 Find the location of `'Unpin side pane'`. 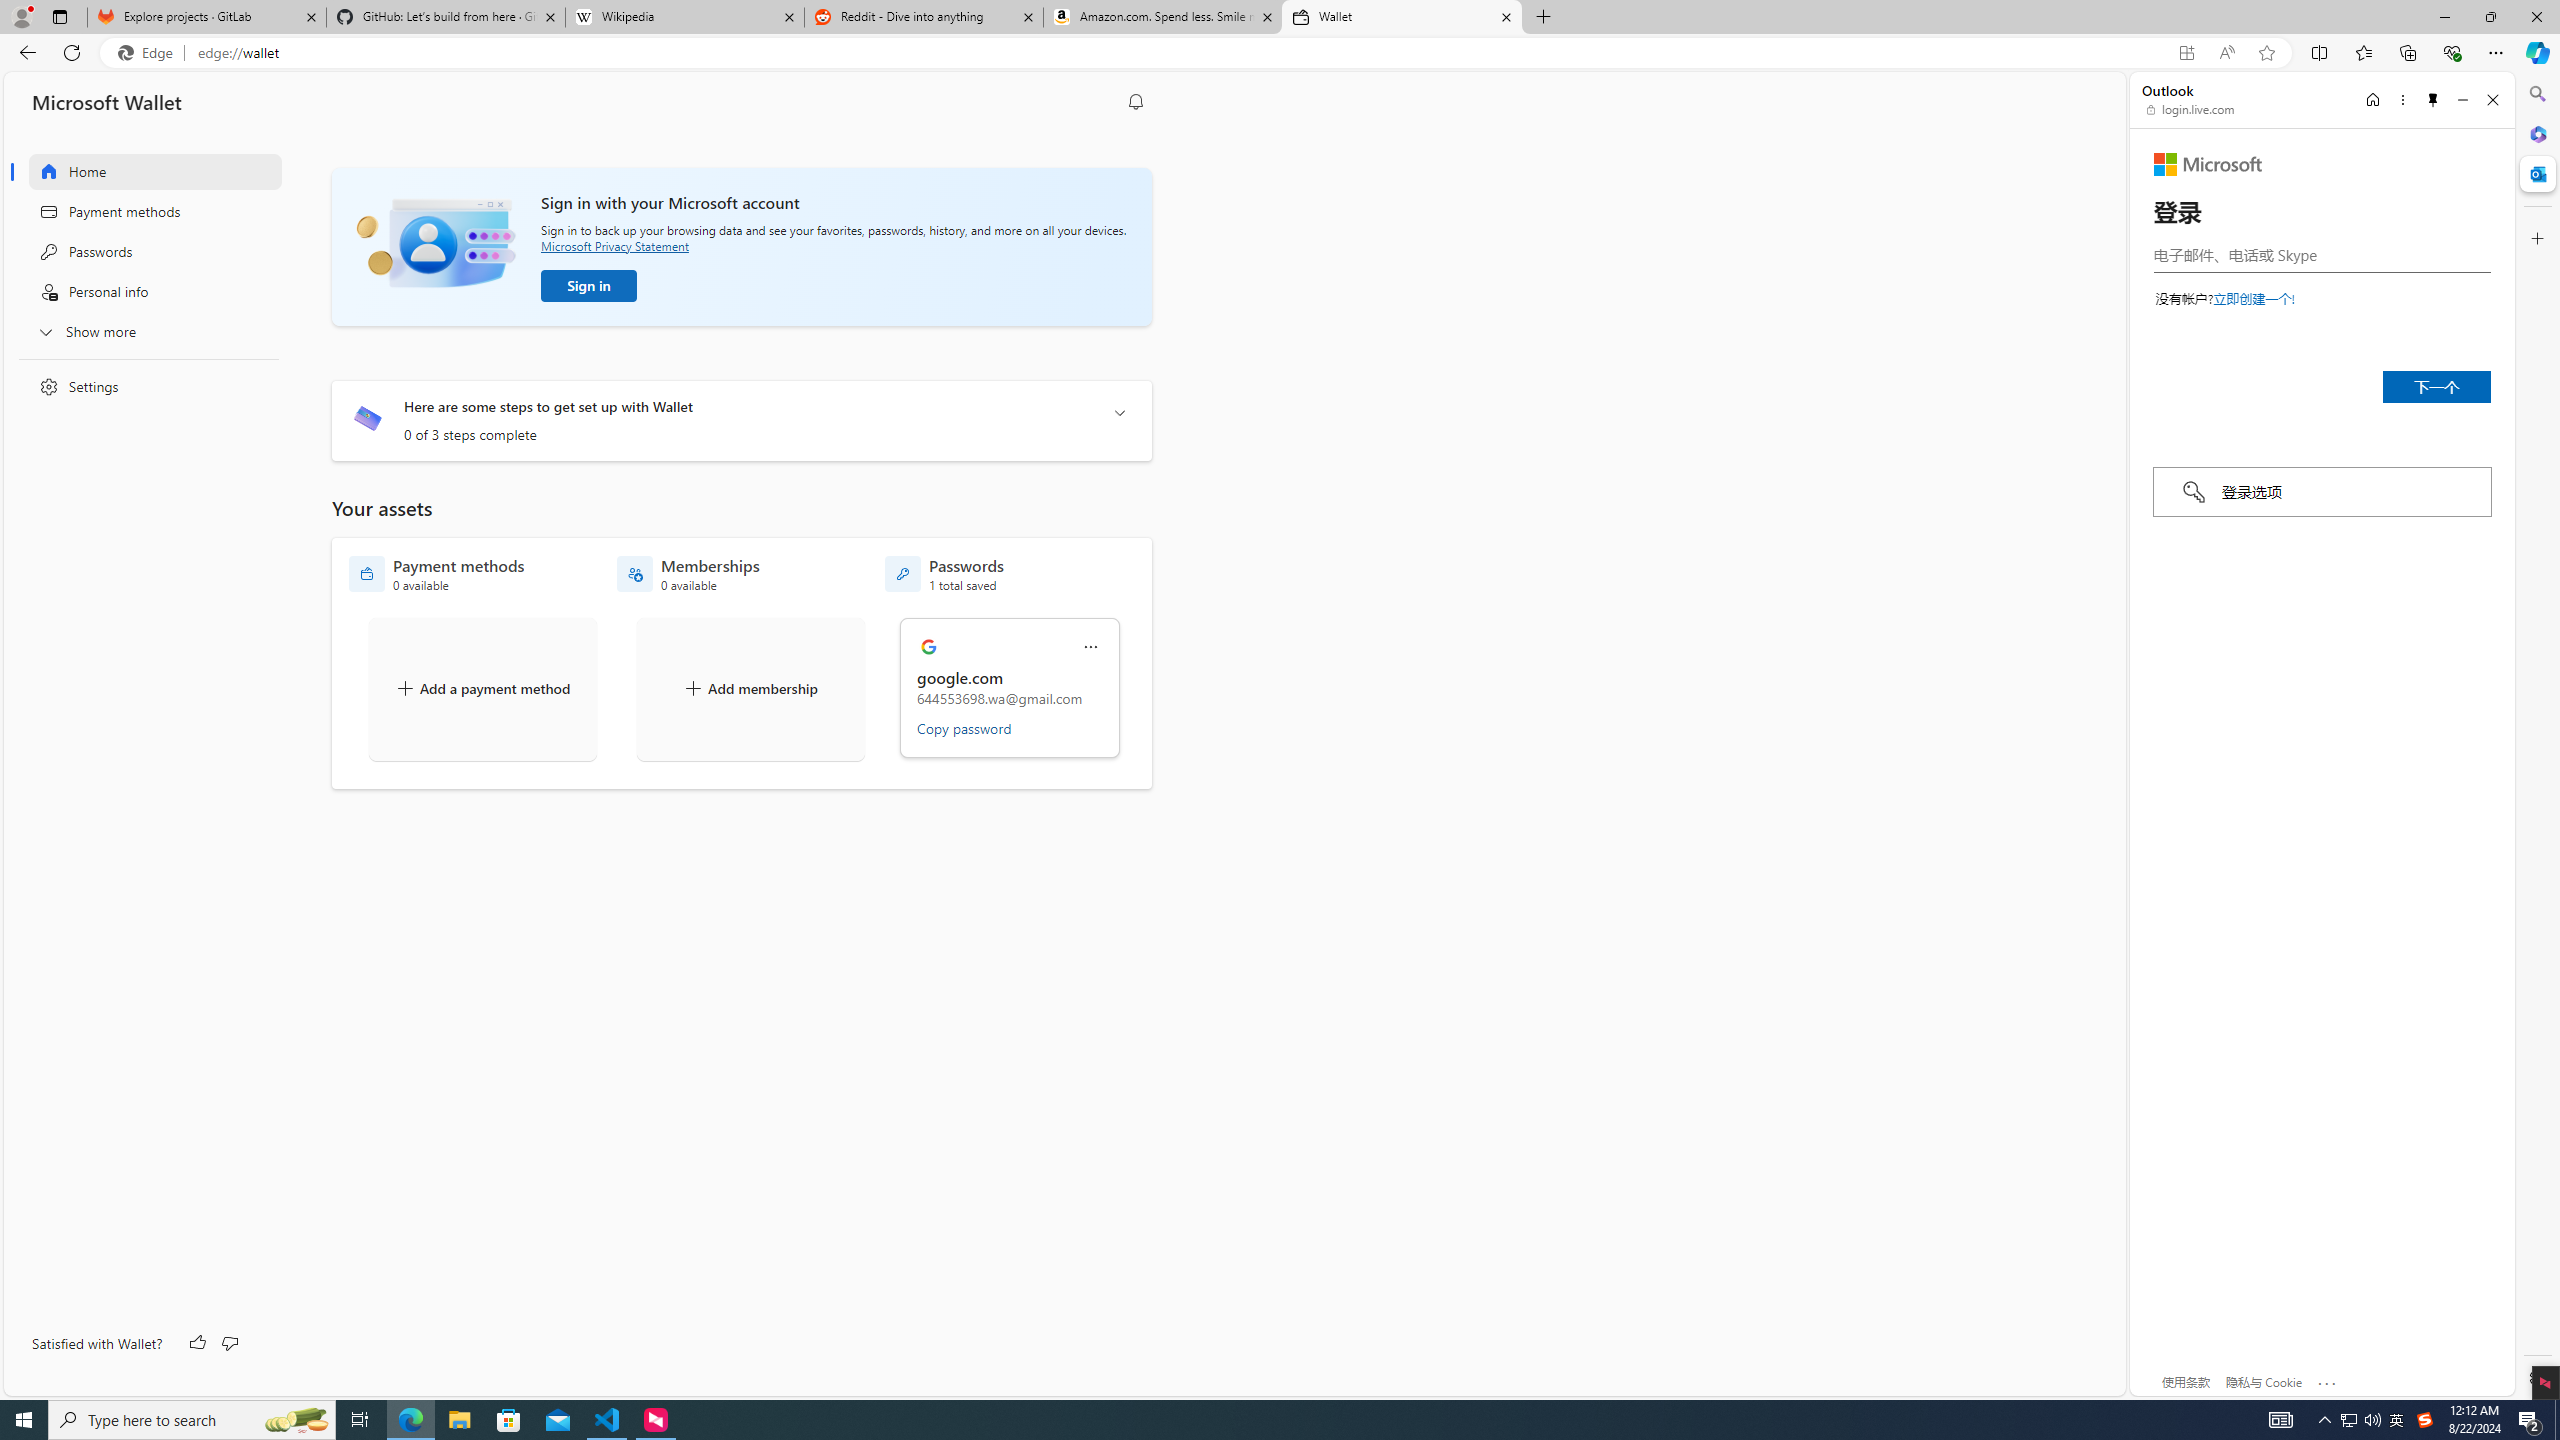

'Unpin side pane' is located at coordinates (2433, 99).